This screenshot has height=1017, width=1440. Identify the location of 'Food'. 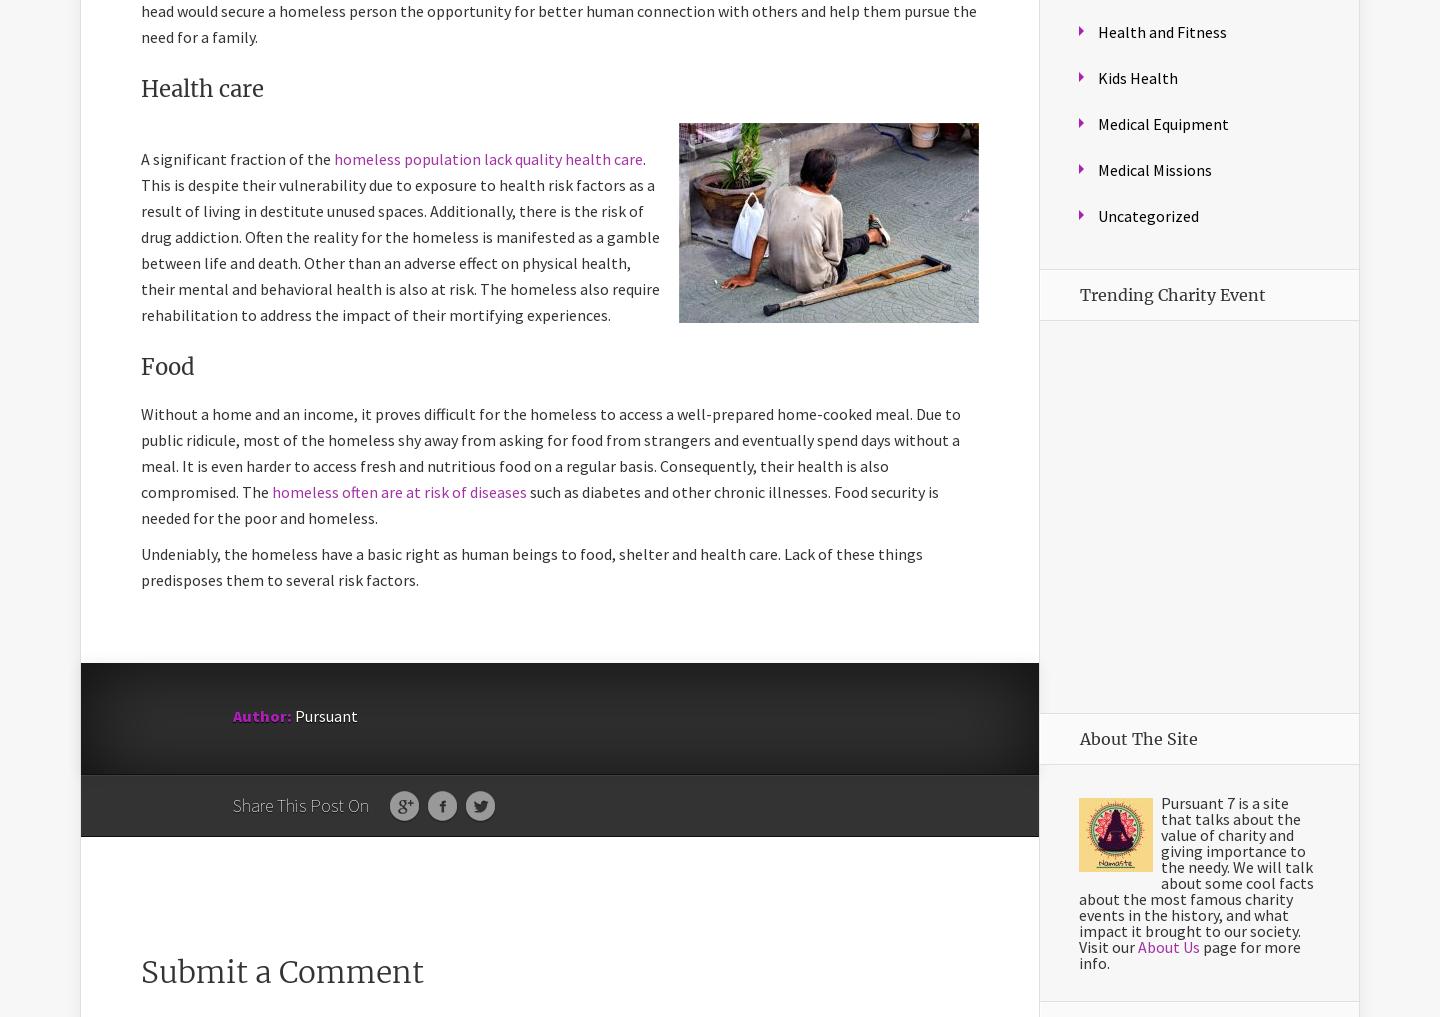
(167, 366).